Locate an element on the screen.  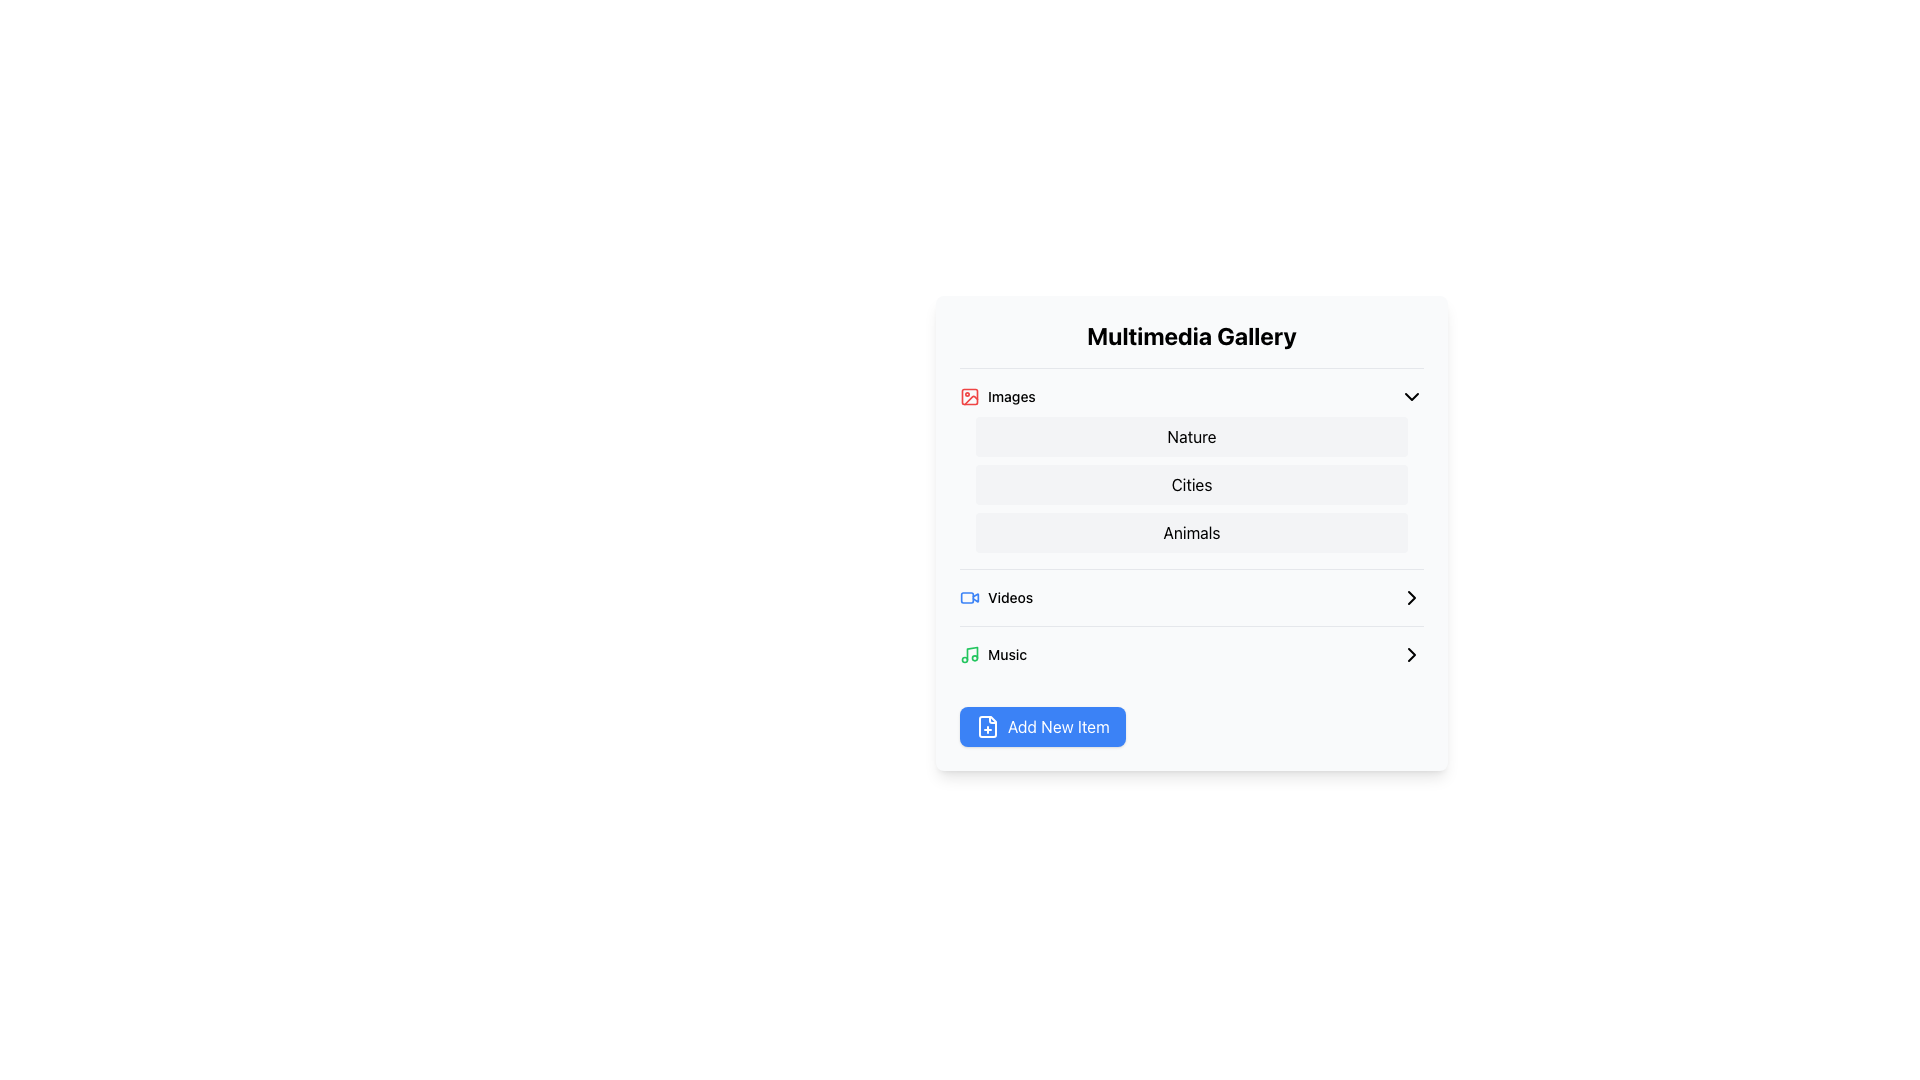
the category rows in the 'Multimedia Gallery' panel is located at coordinates (1191, 531).